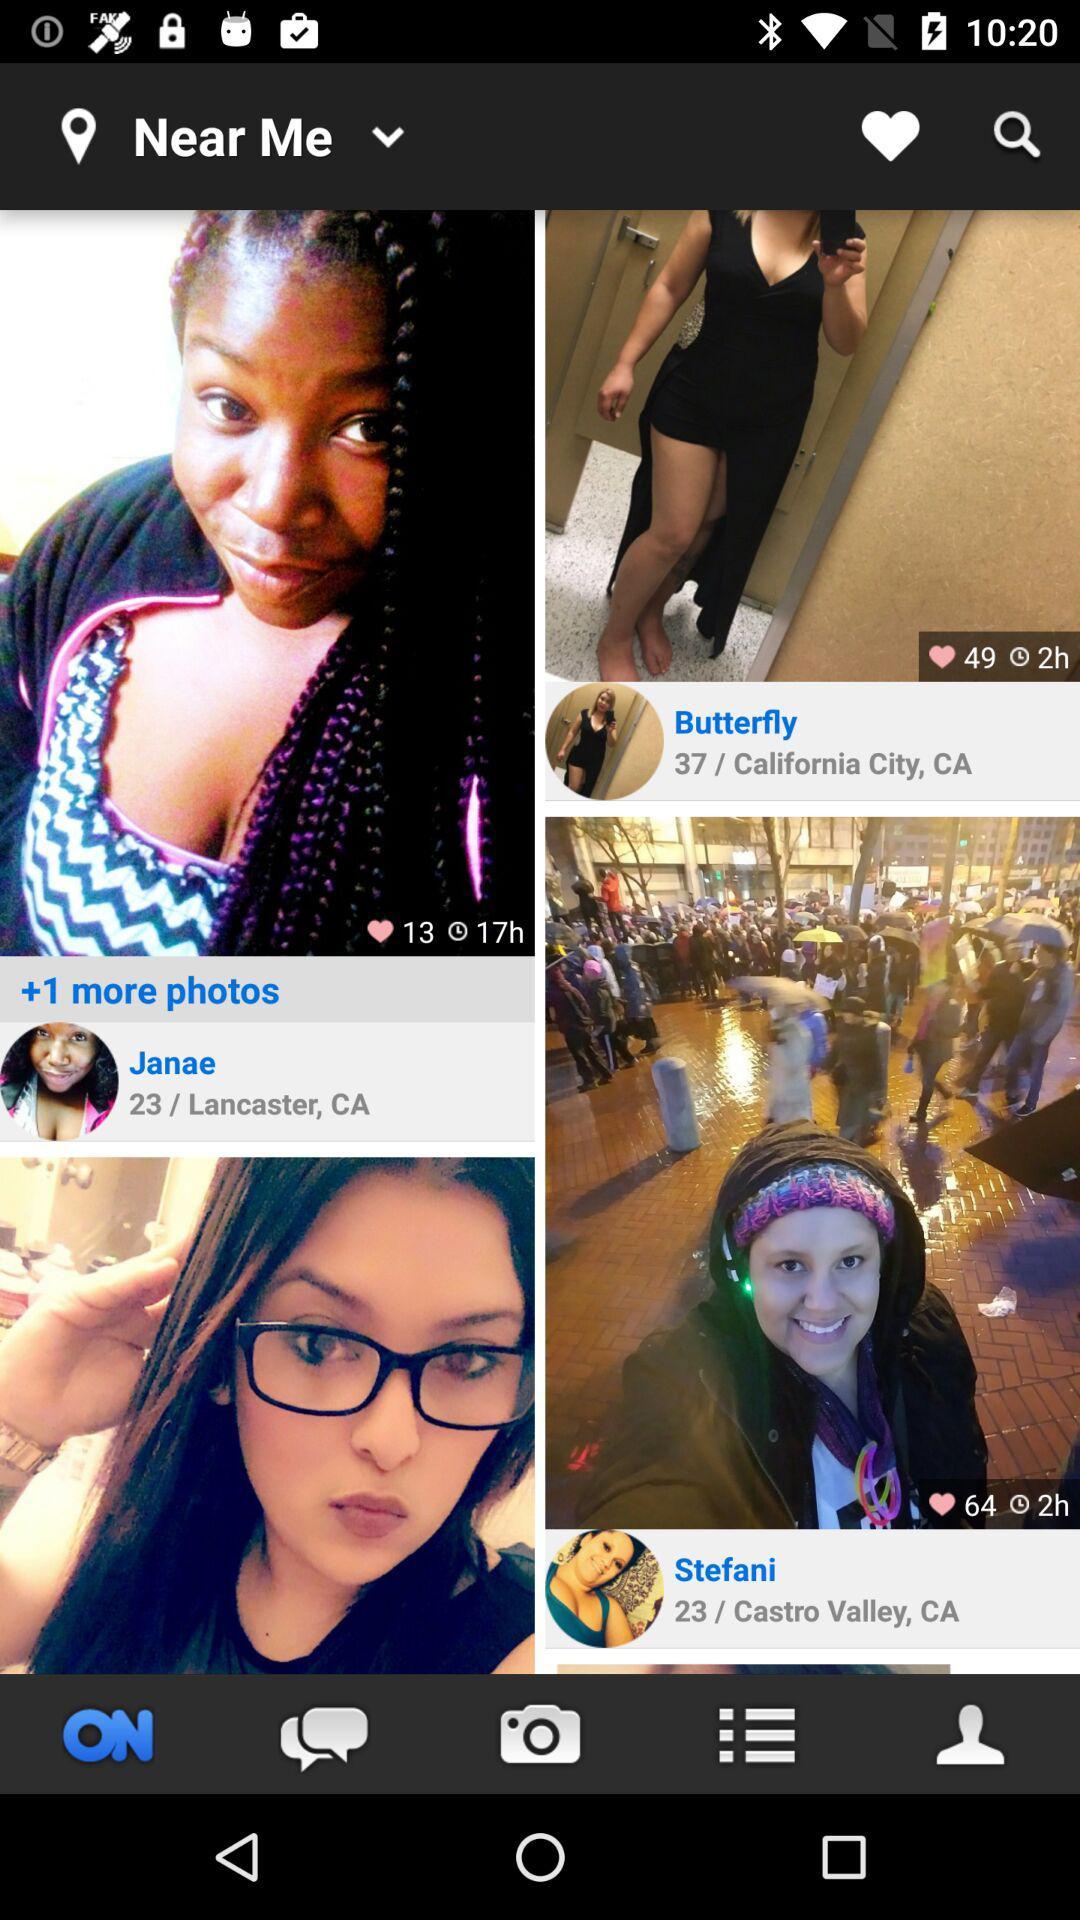 The width and height of the screenshot is (1080, 1920). I want to click on profile, so click(812, 1172).